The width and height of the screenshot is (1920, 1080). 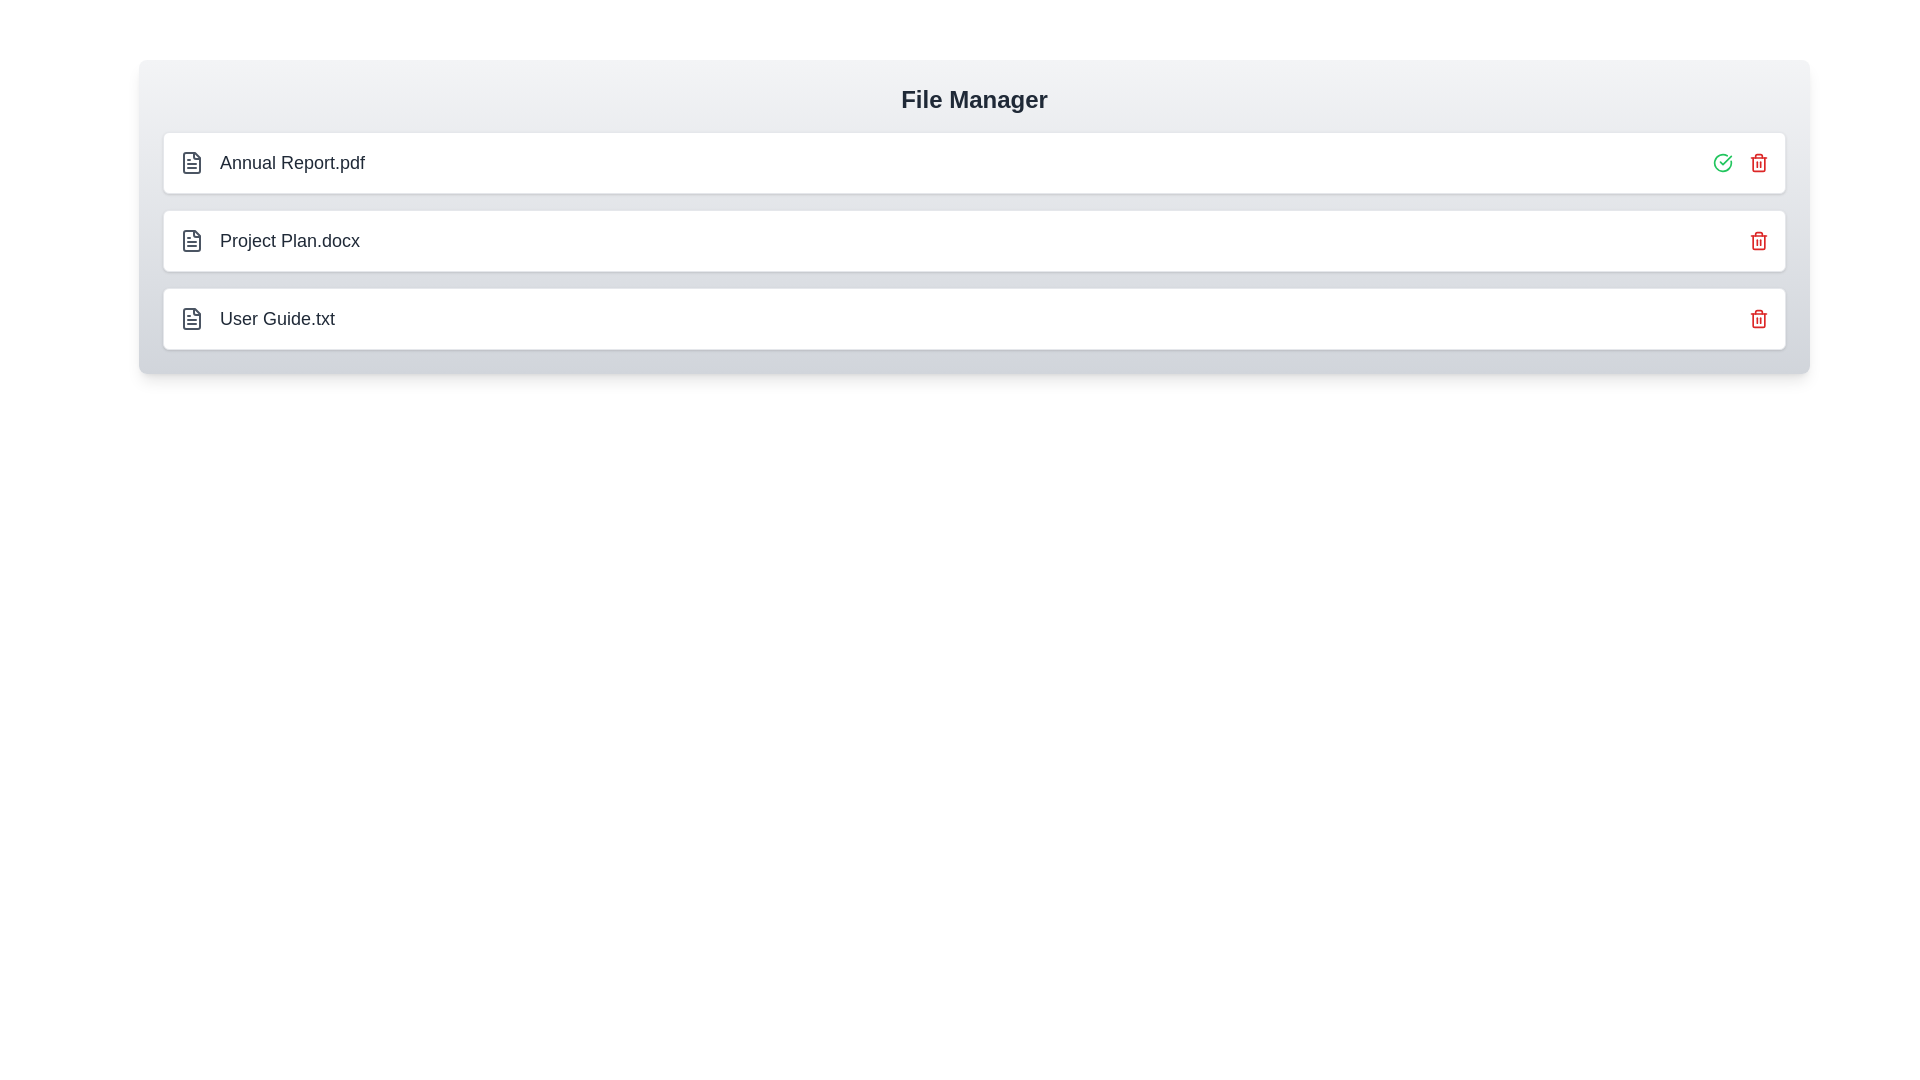 I want to click on the delete button located on the right edge of the 'User Guide.txt' file entry in the file manager list, so click(x=1757, y=318).